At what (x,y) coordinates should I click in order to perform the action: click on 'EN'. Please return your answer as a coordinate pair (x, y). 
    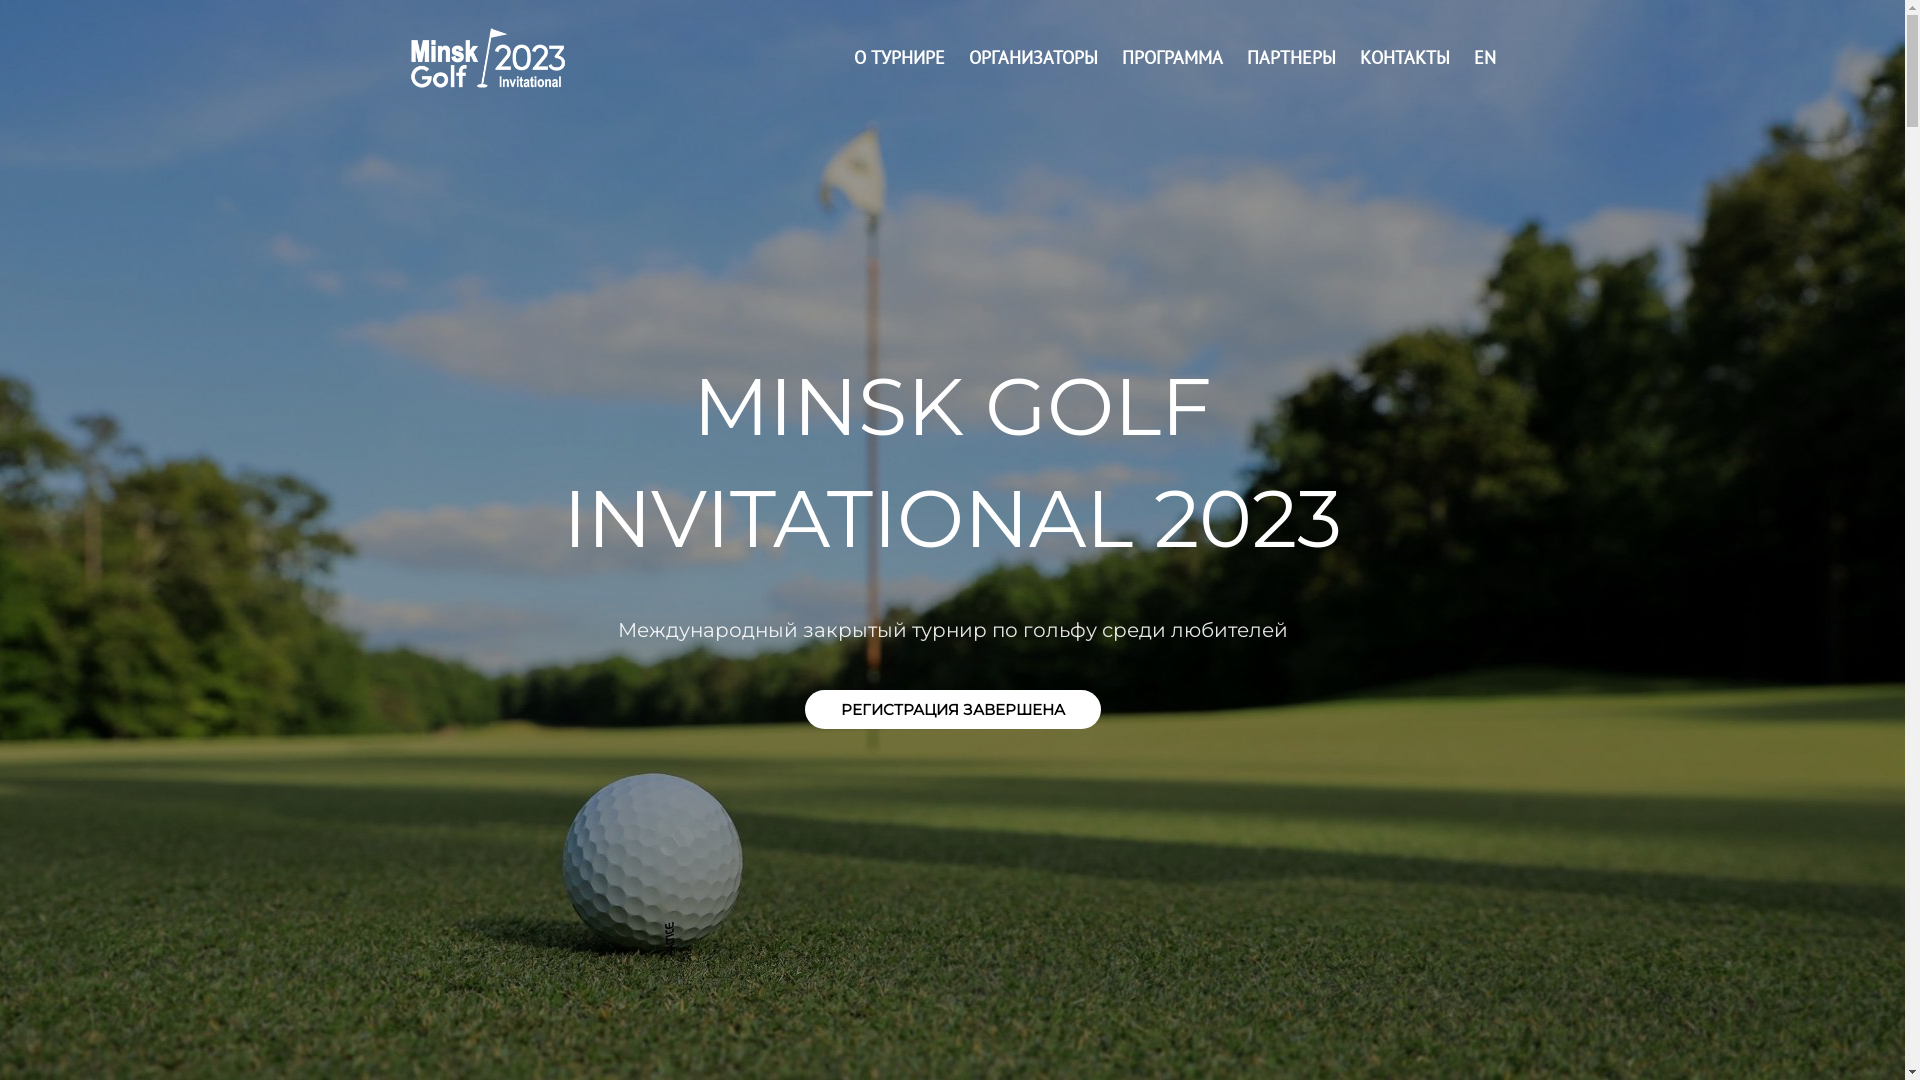
    Looking at the image, I should click on (1484, 57).